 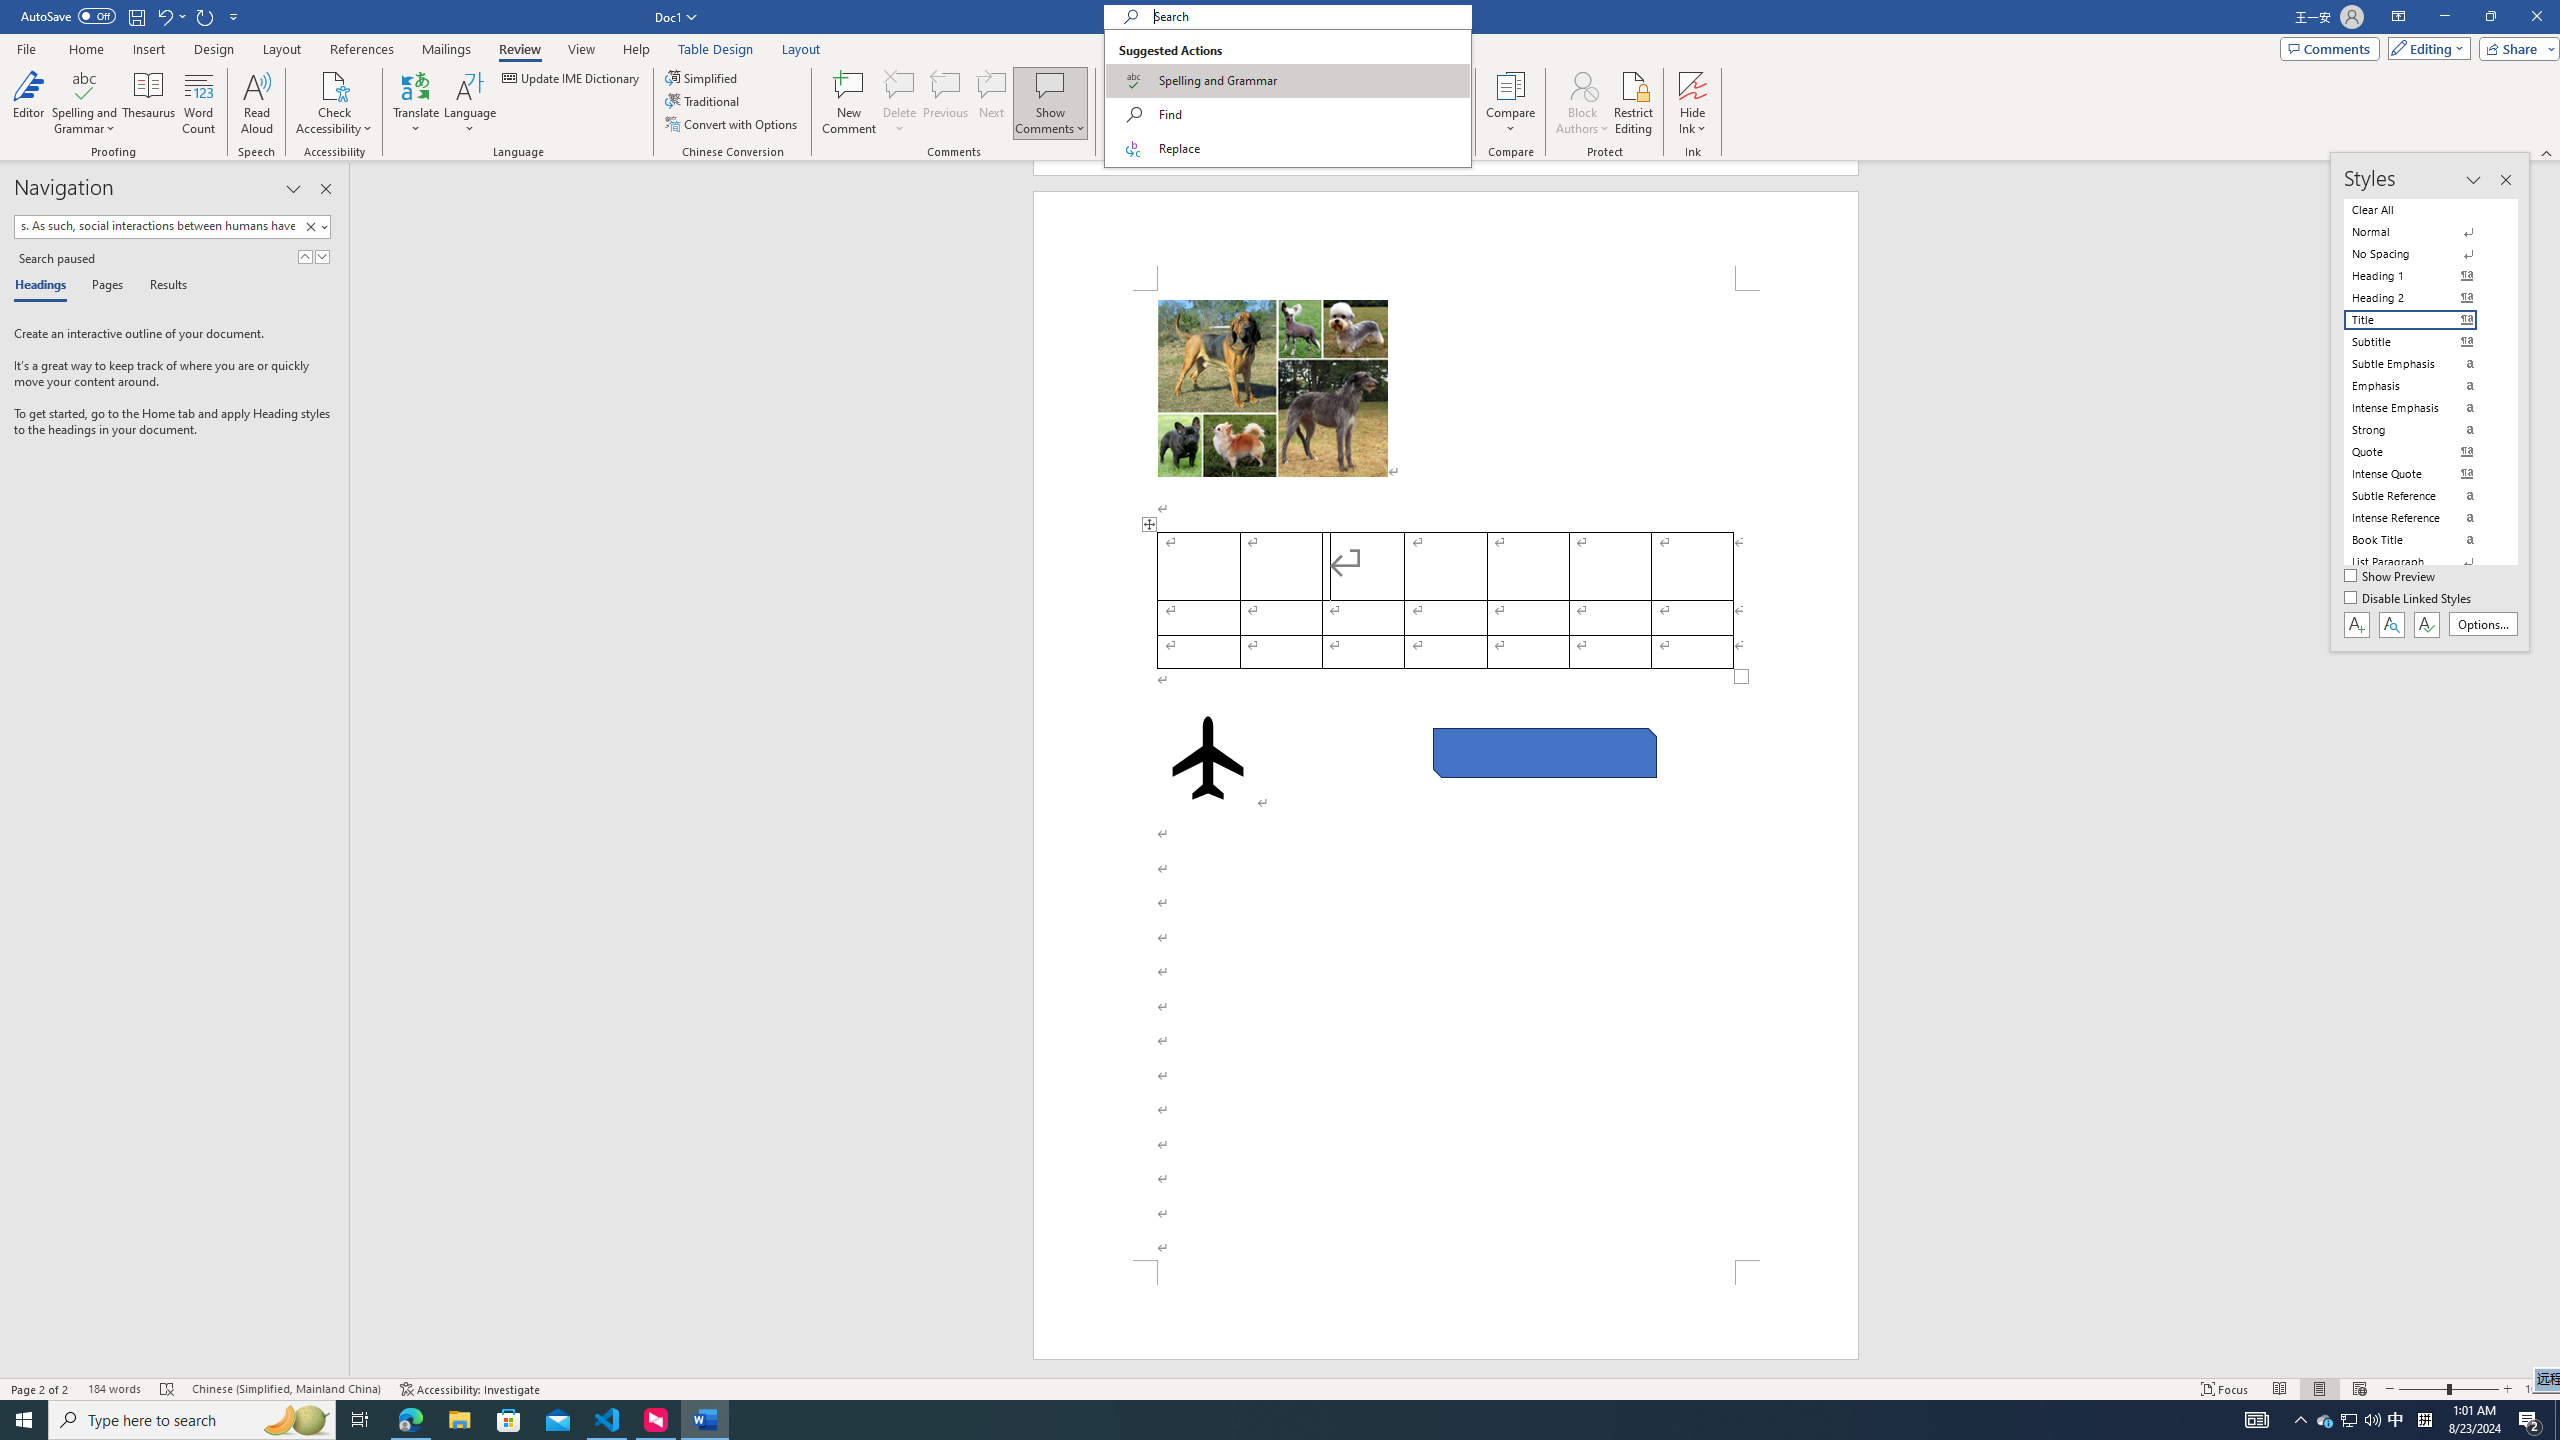 What do you see at coordinates (1049, 84) in the screenshot?
I see `'Show Comments'` at bounding box center [1049, 84].